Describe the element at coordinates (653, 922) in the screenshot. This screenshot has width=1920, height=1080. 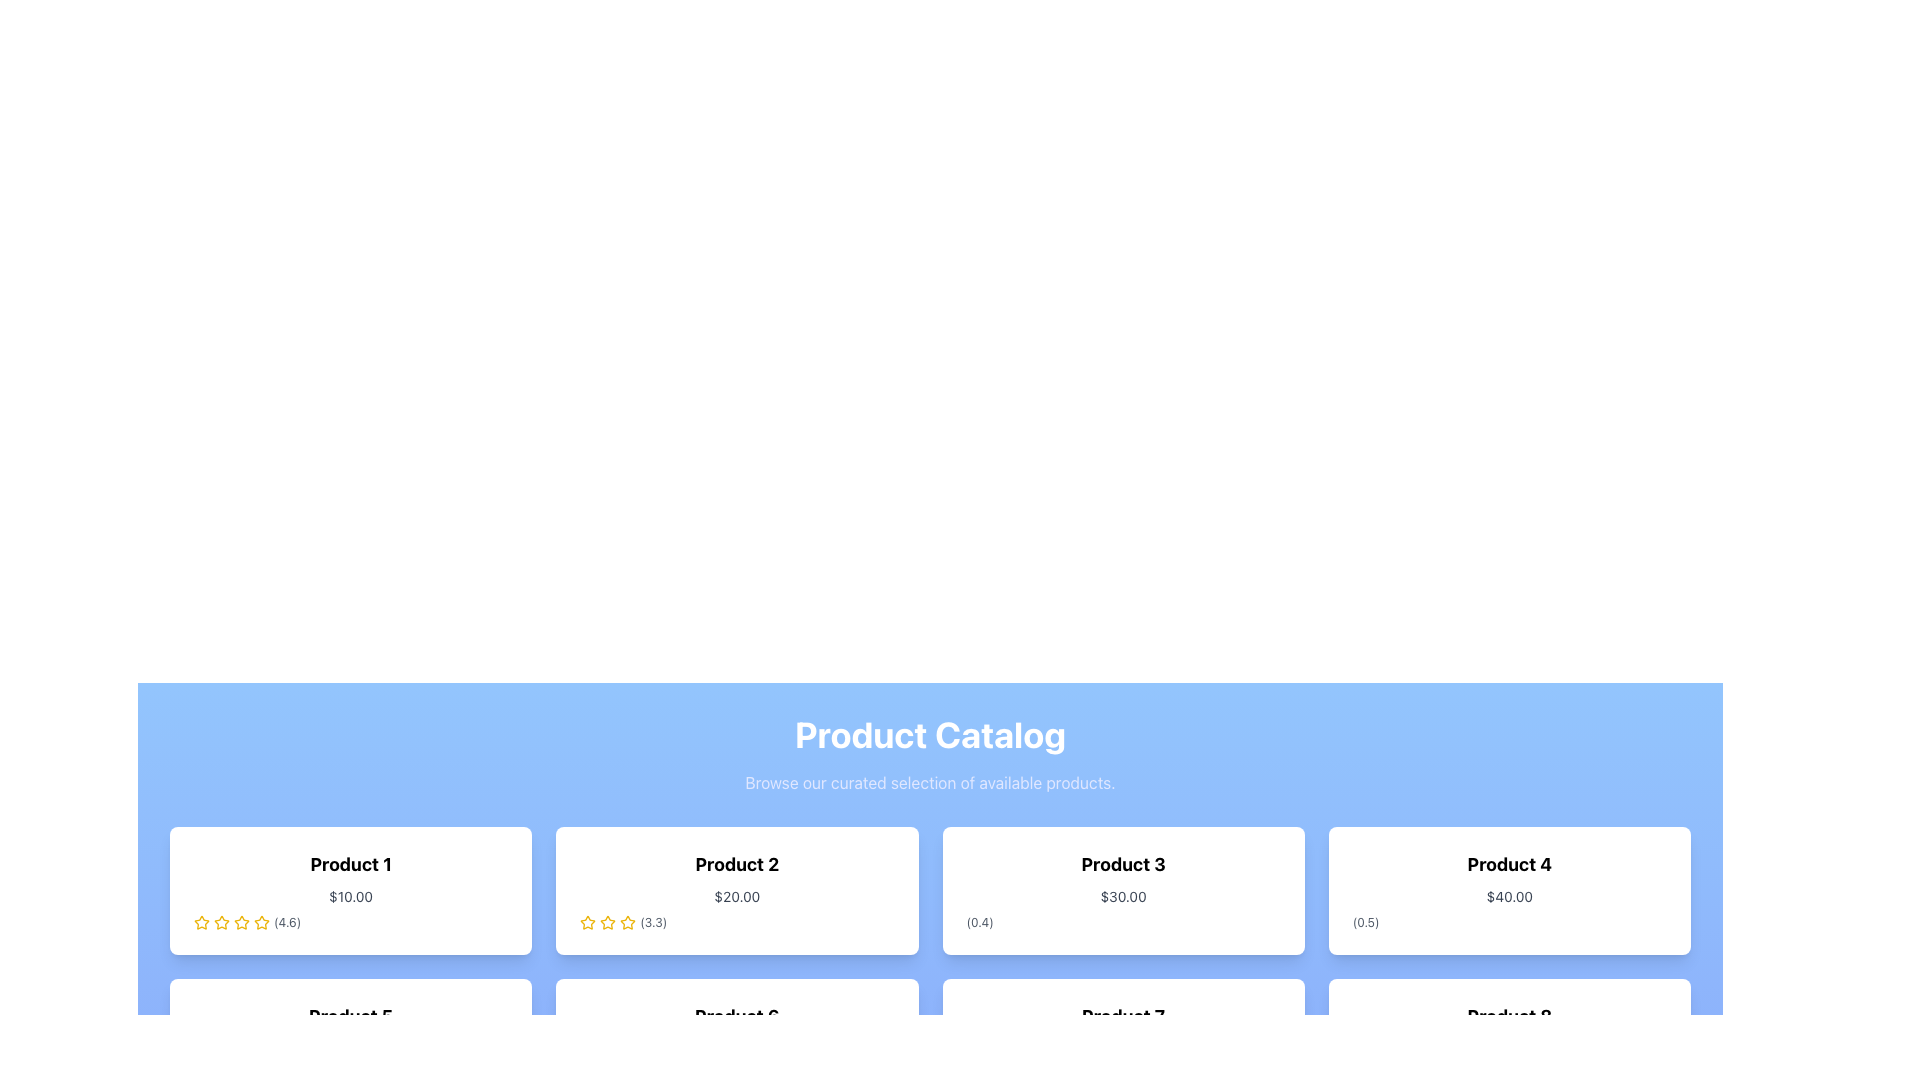
I see `the text label displaying the rating for 'Product 2', located at the bottom section of the card to the right of the star icons` at that location.